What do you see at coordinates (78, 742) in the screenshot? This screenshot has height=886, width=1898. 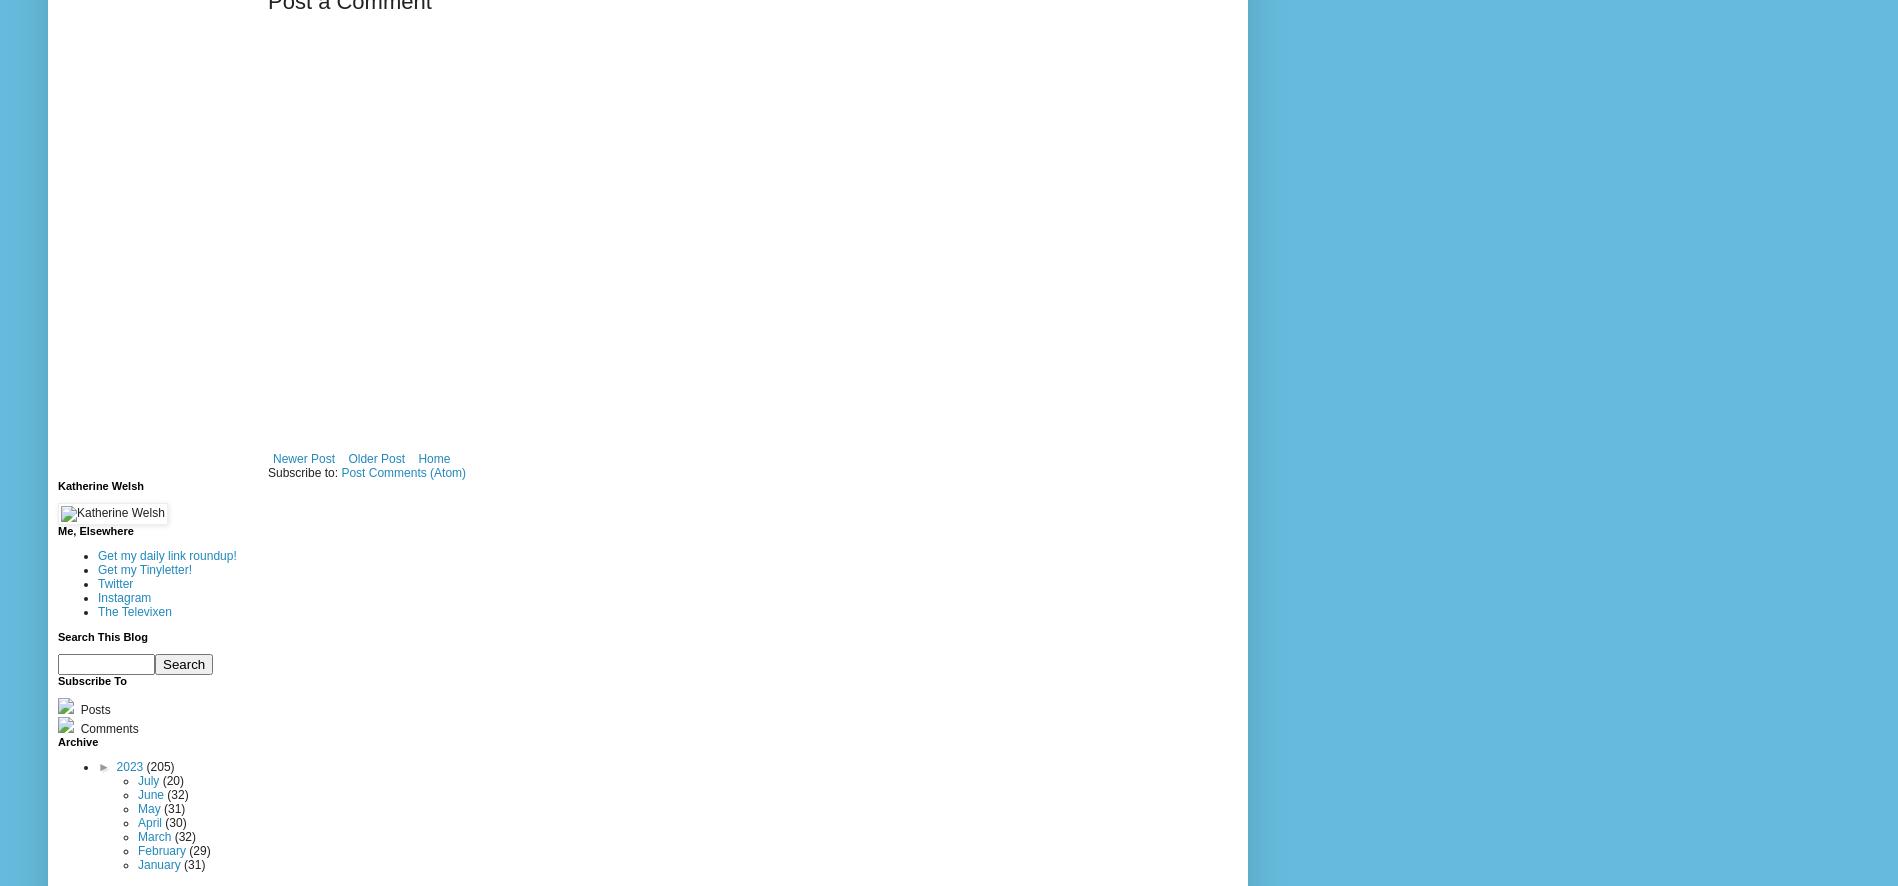 I see `'Archive'` at bounding box center [78, 742].